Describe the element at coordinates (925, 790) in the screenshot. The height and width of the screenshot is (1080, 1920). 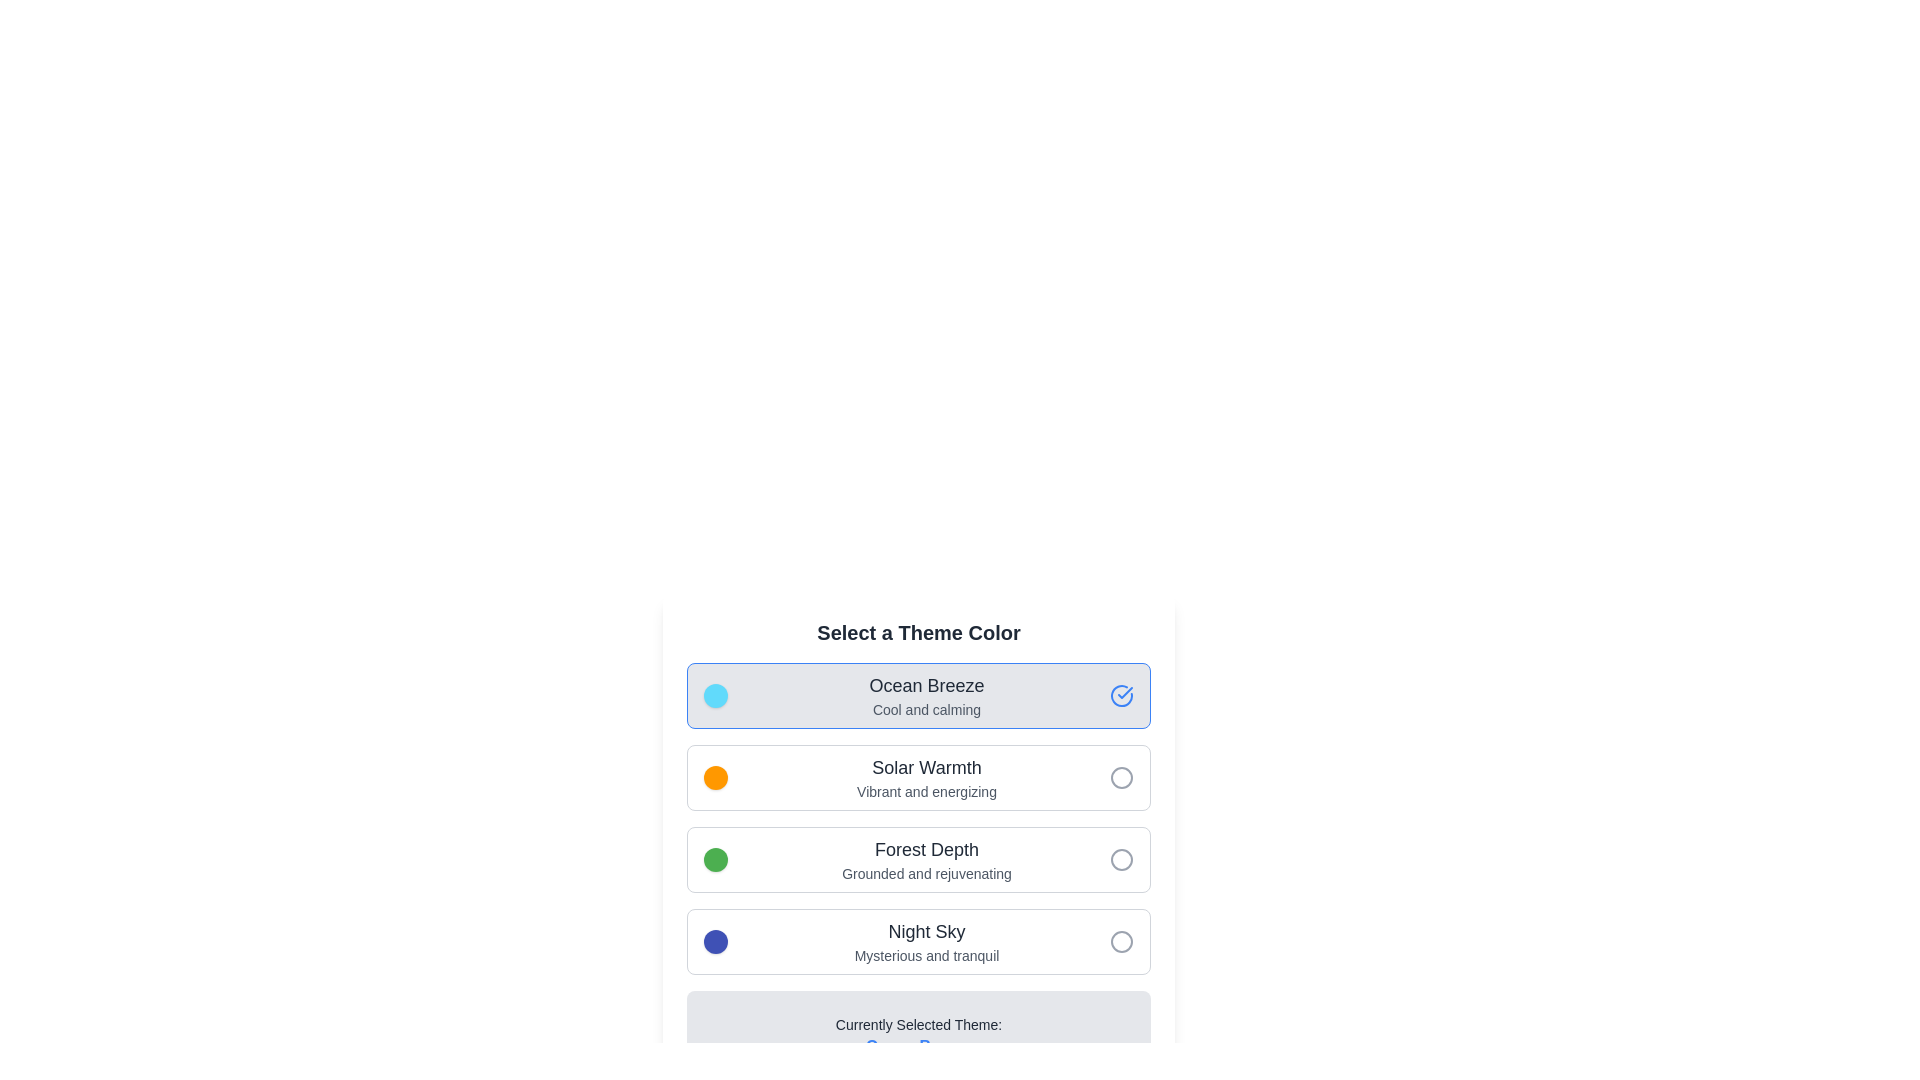
I see `the descriptive caption or subtitle for the 'Solar Warmth' theme option, which is located below the title 'Solar Warmth' and slightly to the right of a circular orange indicator` at that location.